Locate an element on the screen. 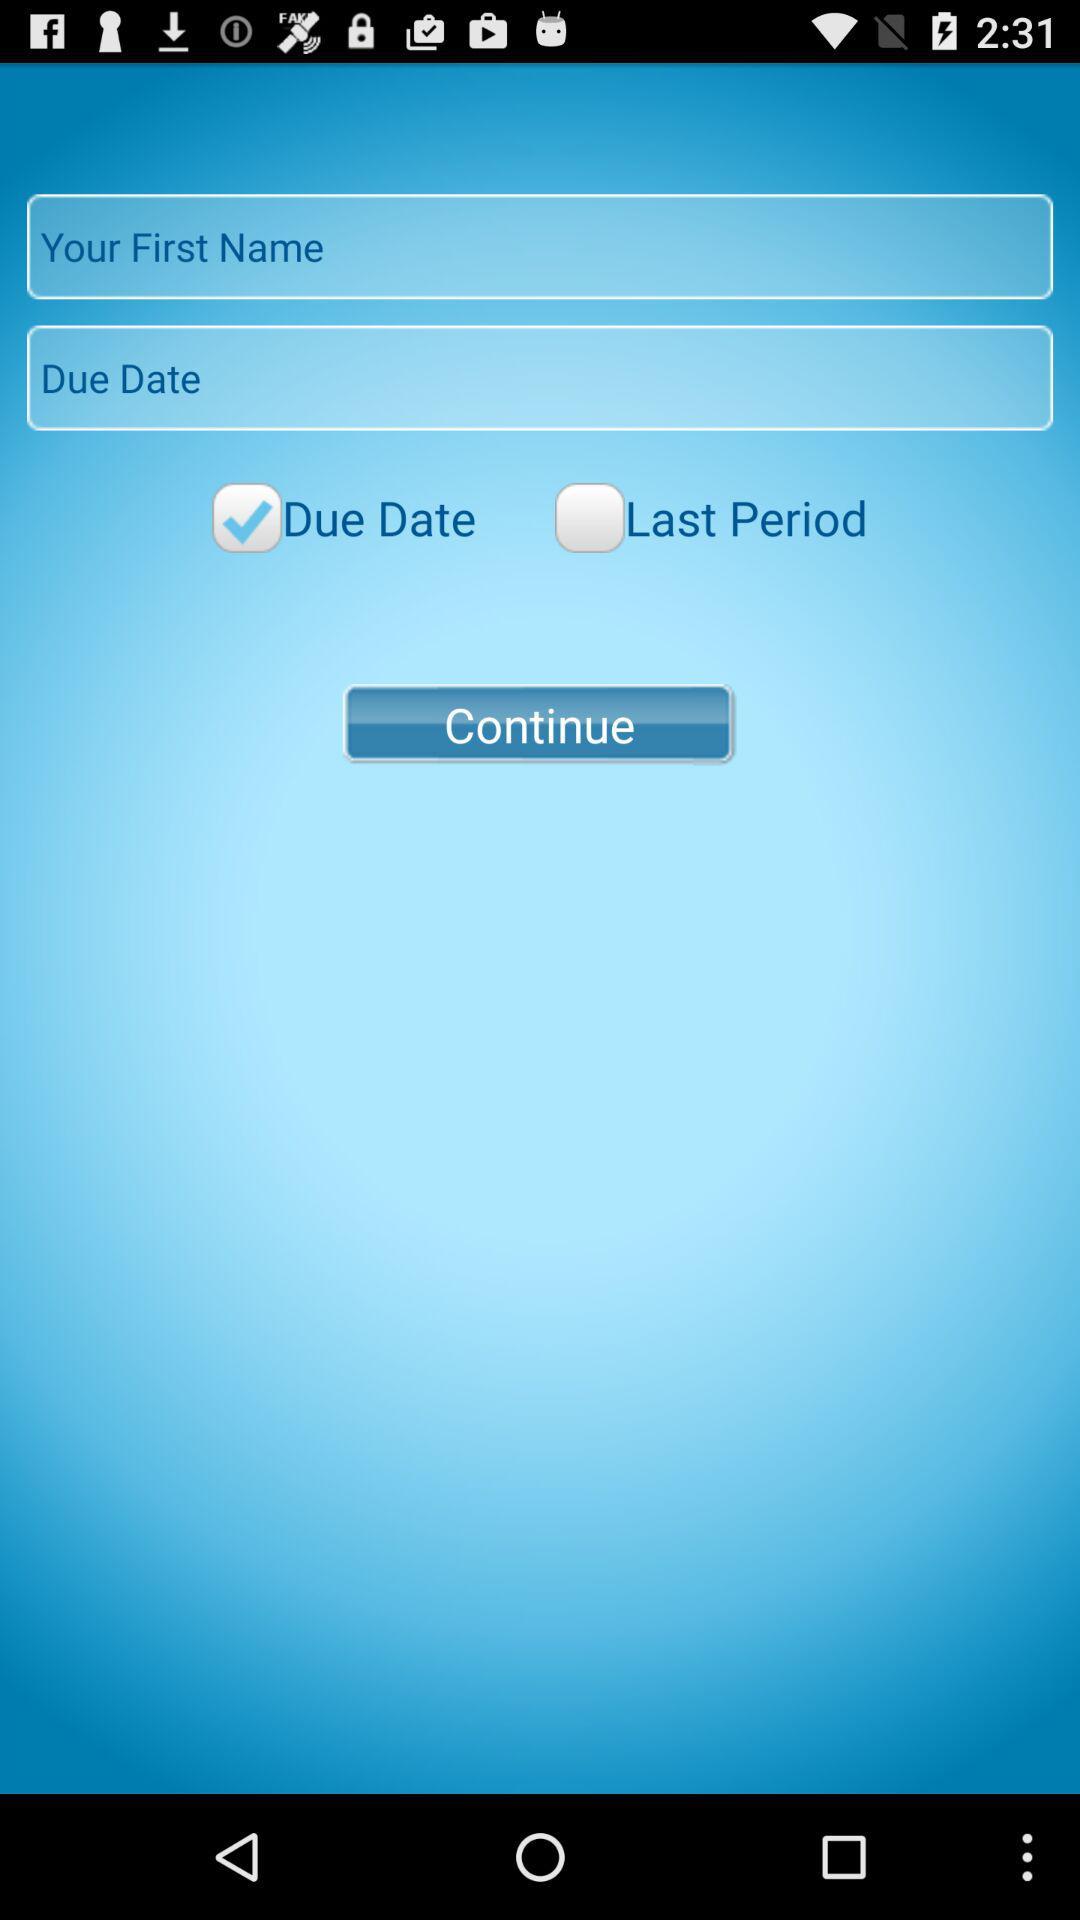  continue button is located at coordinates (538, 723).